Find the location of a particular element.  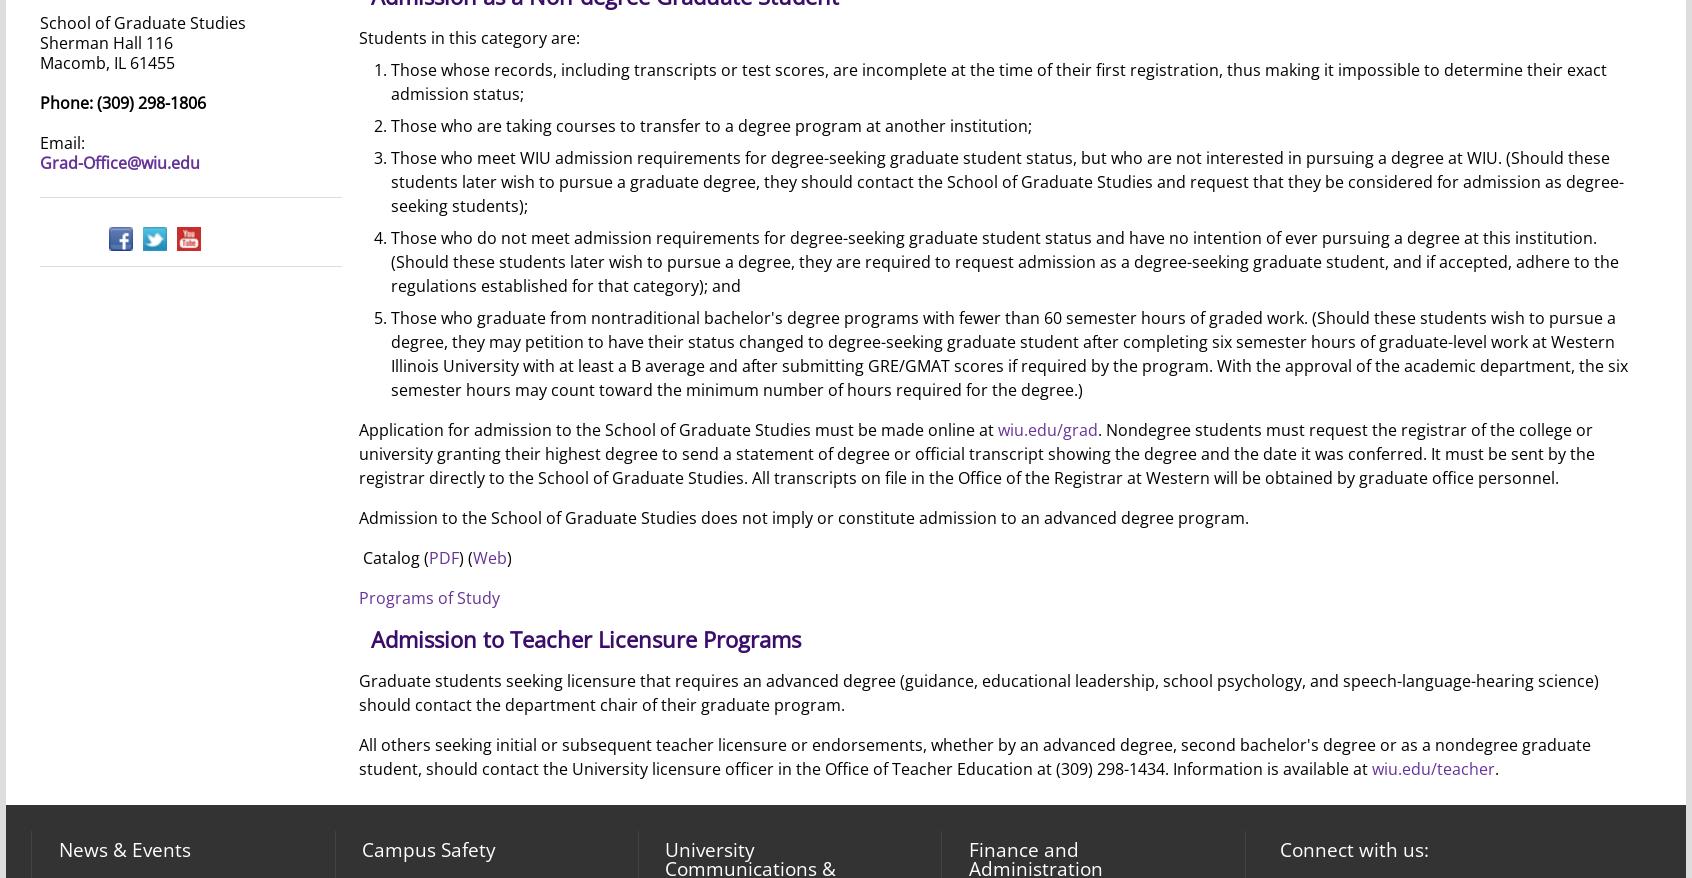

'. Nondegree students must request the registrar of the college or university granting their highest degree to send a statement of degree or official transcript showing the degree and the date it was conferred. It must be sent by the registrar directly to the School of Graduate Studies. All transcripts on file in the Office of the Registrar at Western will be obtained by graduate office personnel.' is located at coordinates (975, 453).